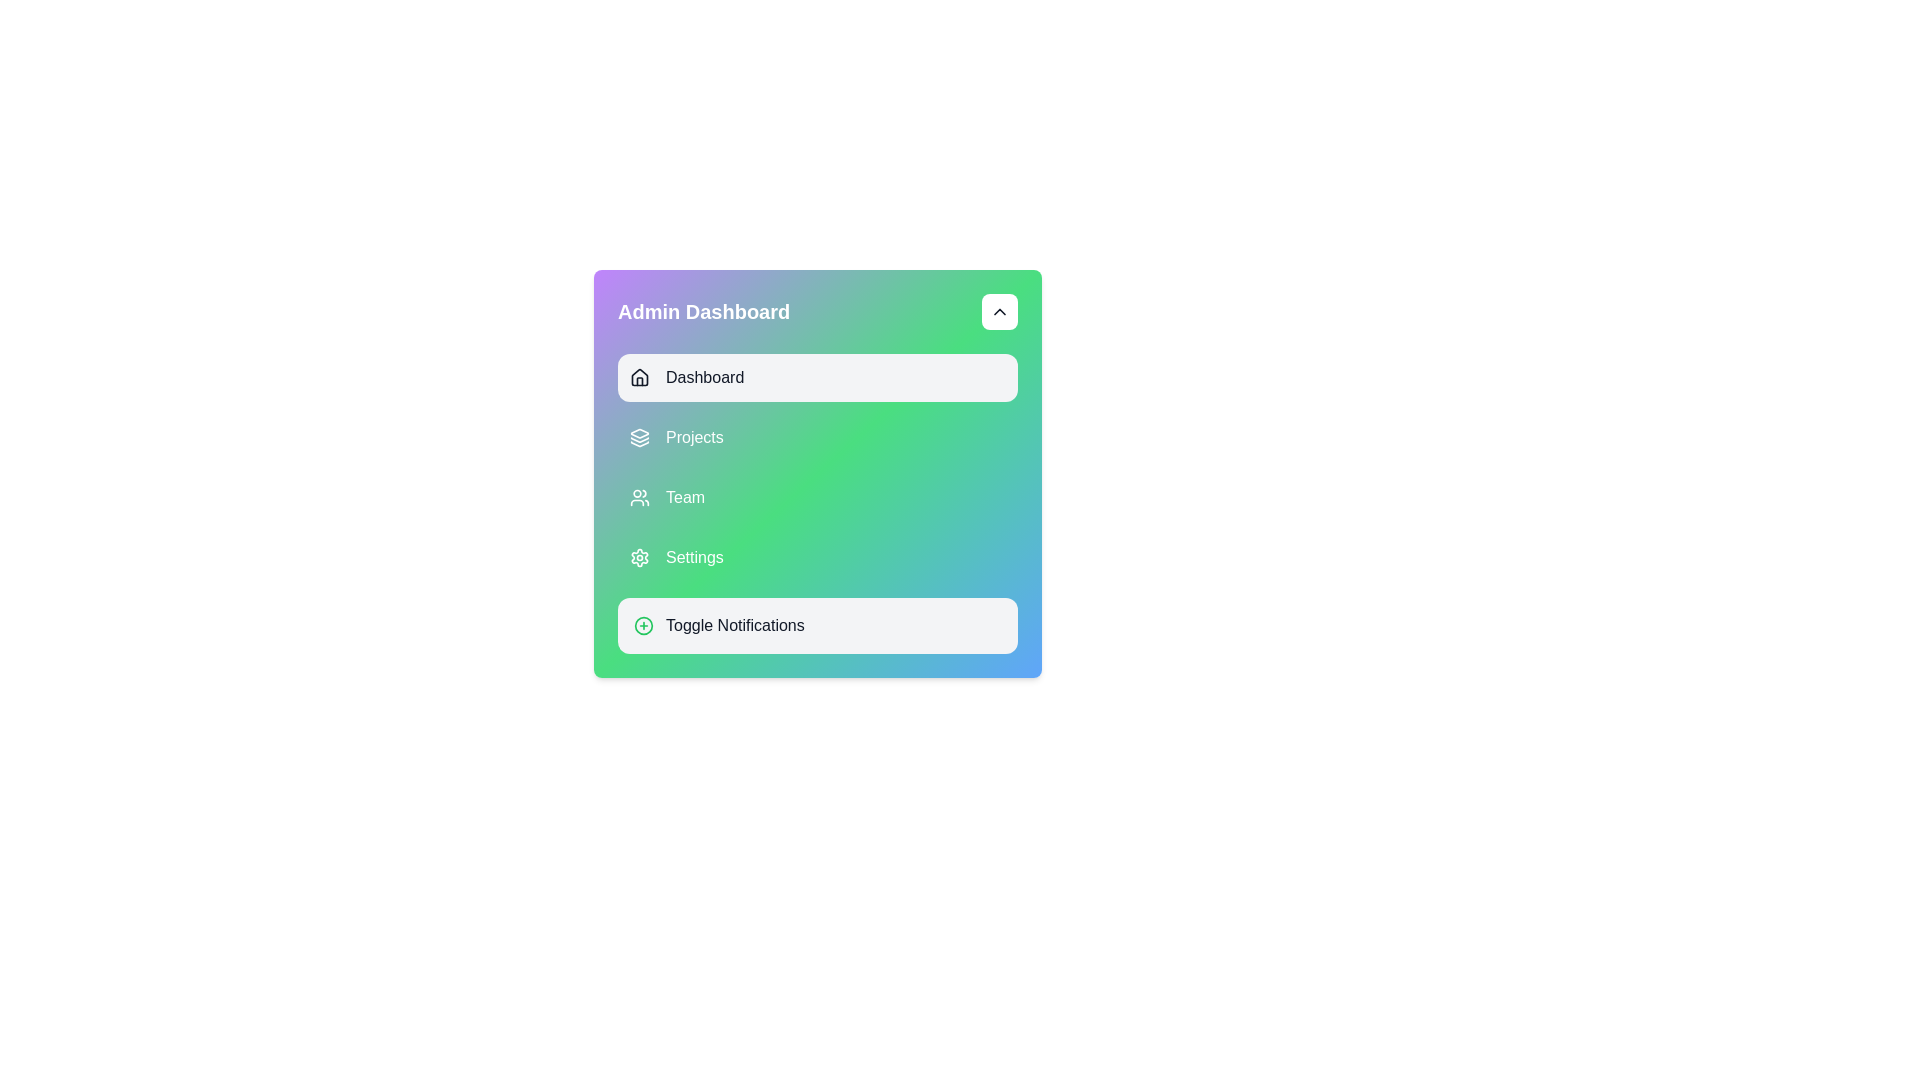 The image size is (1920, 1080). I want to click on the appearance of the circular border component around the '+' symbol in the 'circle-plus' icon located at the bottom right corner of the settings menu, so click(643, 624).